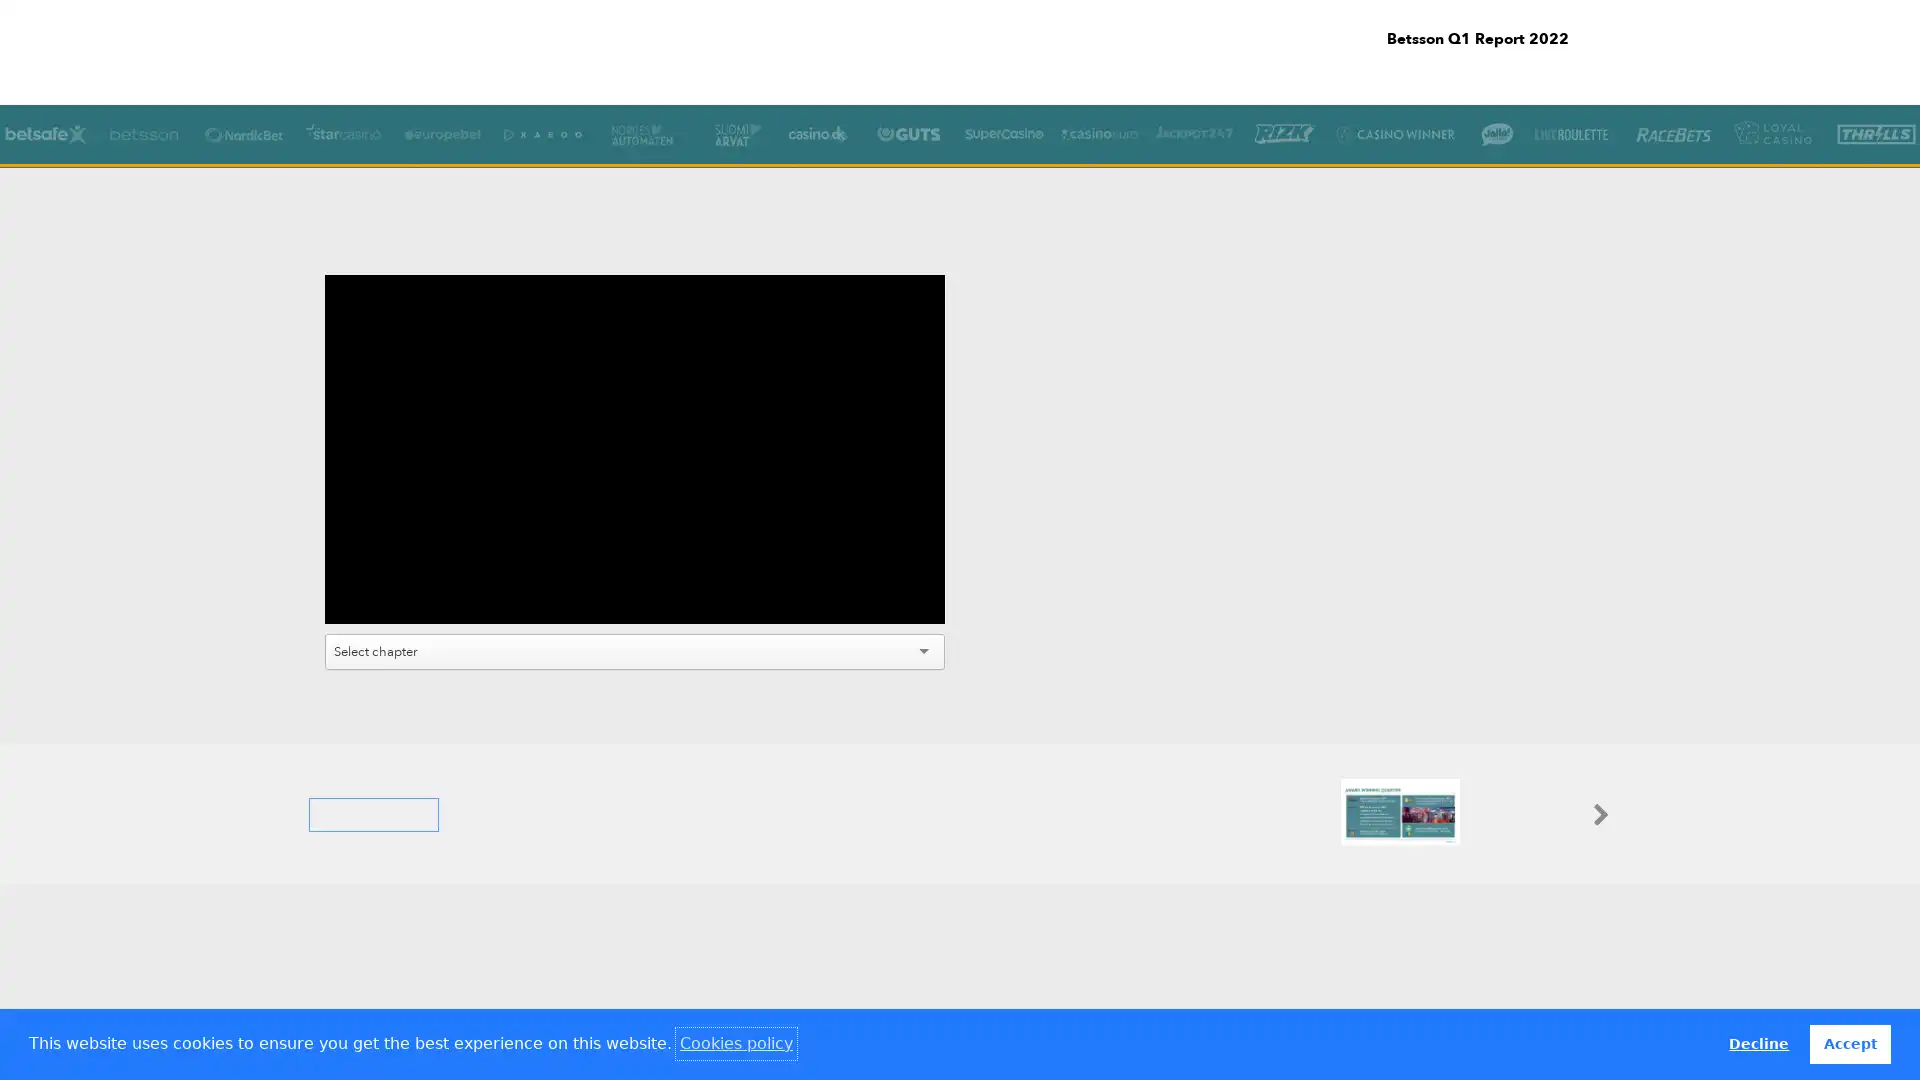 This screenshot has width=1920, height=1080. I want to click on Fullscreen, so click(912, 592).